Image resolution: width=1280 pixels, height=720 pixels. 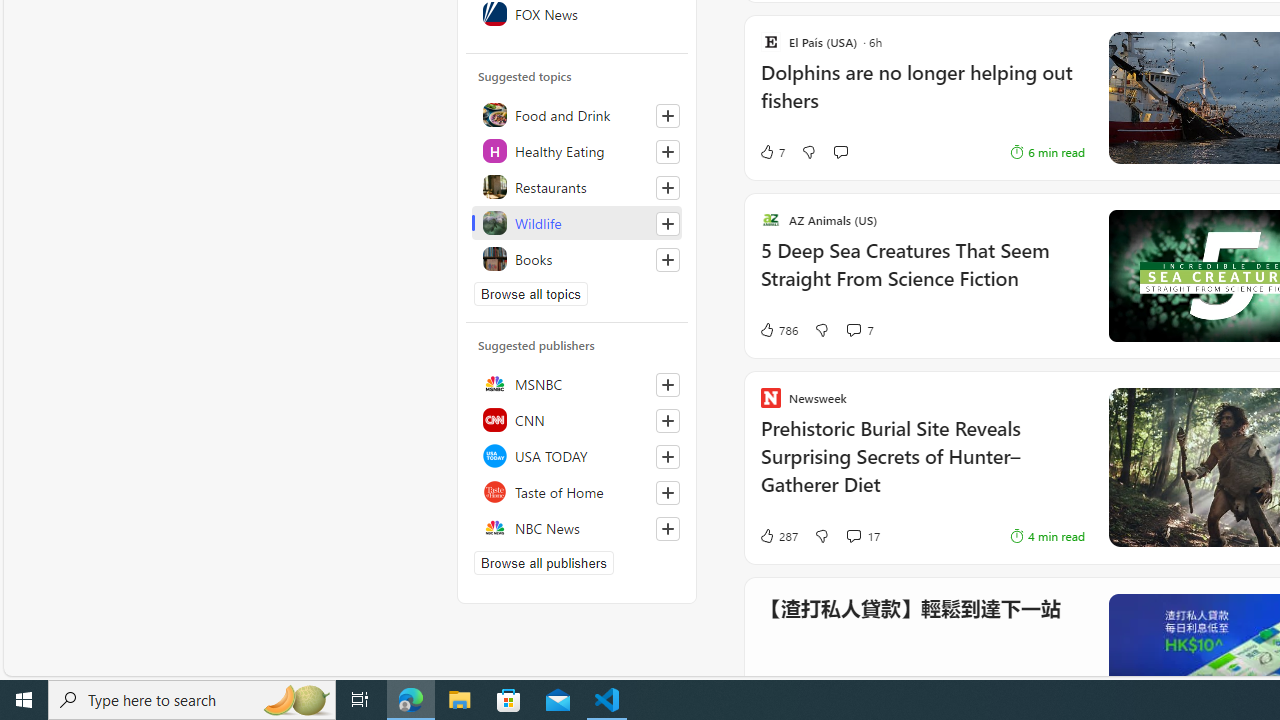 I want to click on 'Dolphins are no longer helping out fishers', so click(x=921, y=97).